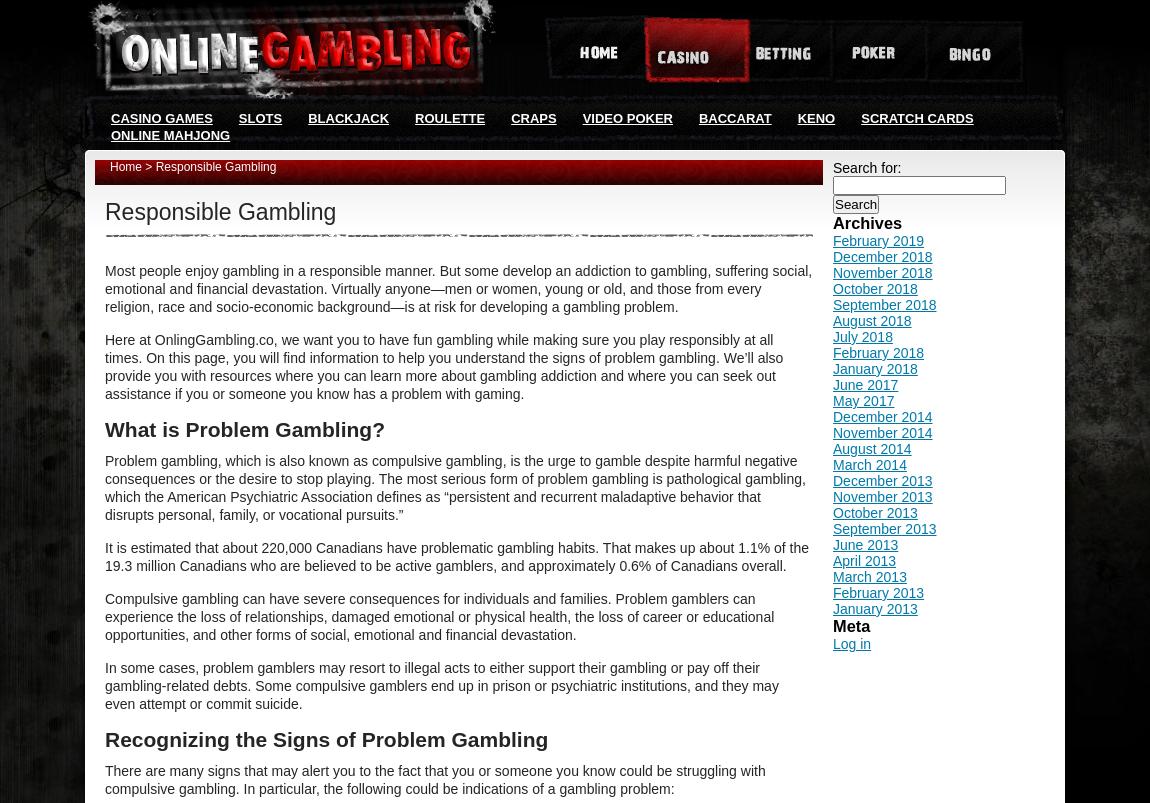 The image size is (1150, 803). Describe the element at coordinates (815, 118) in the screenshot. I see `'Keno'` at that location.